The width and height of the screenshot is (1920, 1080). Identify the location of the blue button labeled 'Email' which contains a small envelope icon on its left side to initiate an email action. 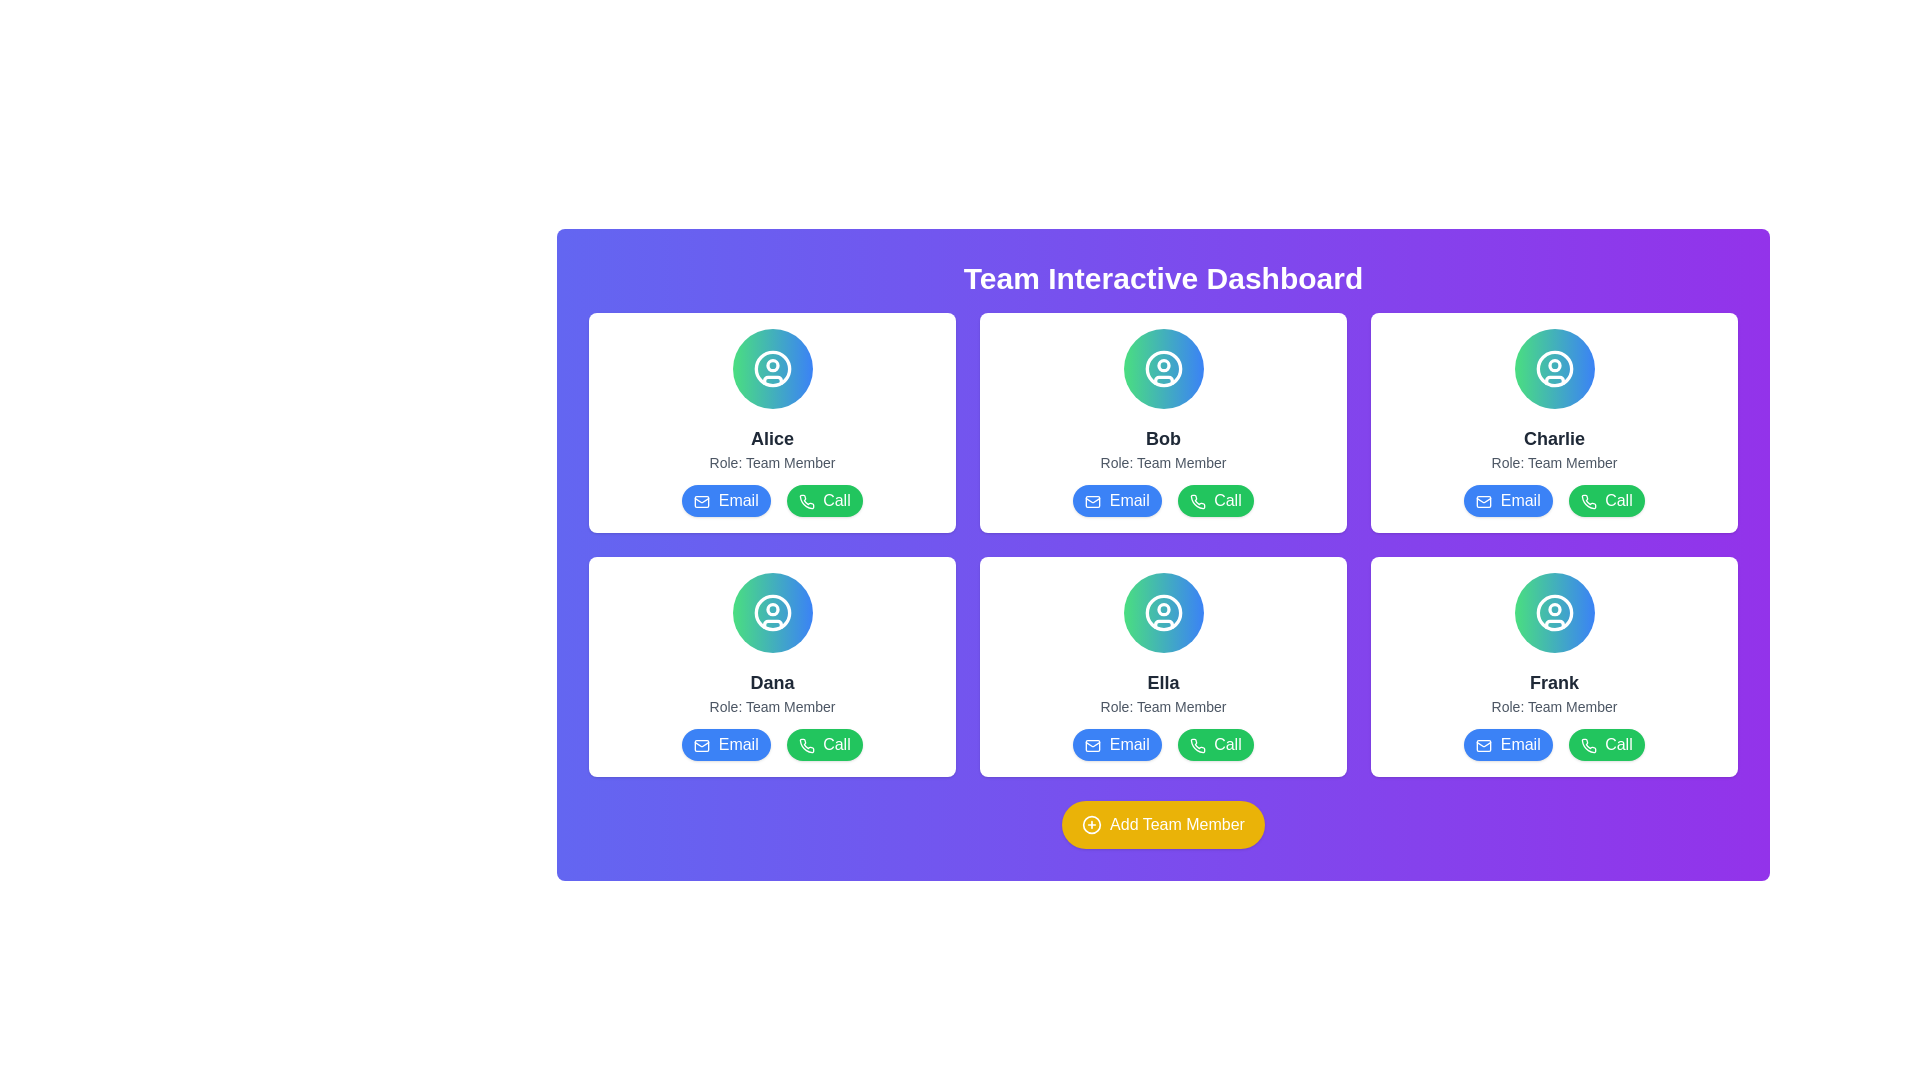
(702, 745).